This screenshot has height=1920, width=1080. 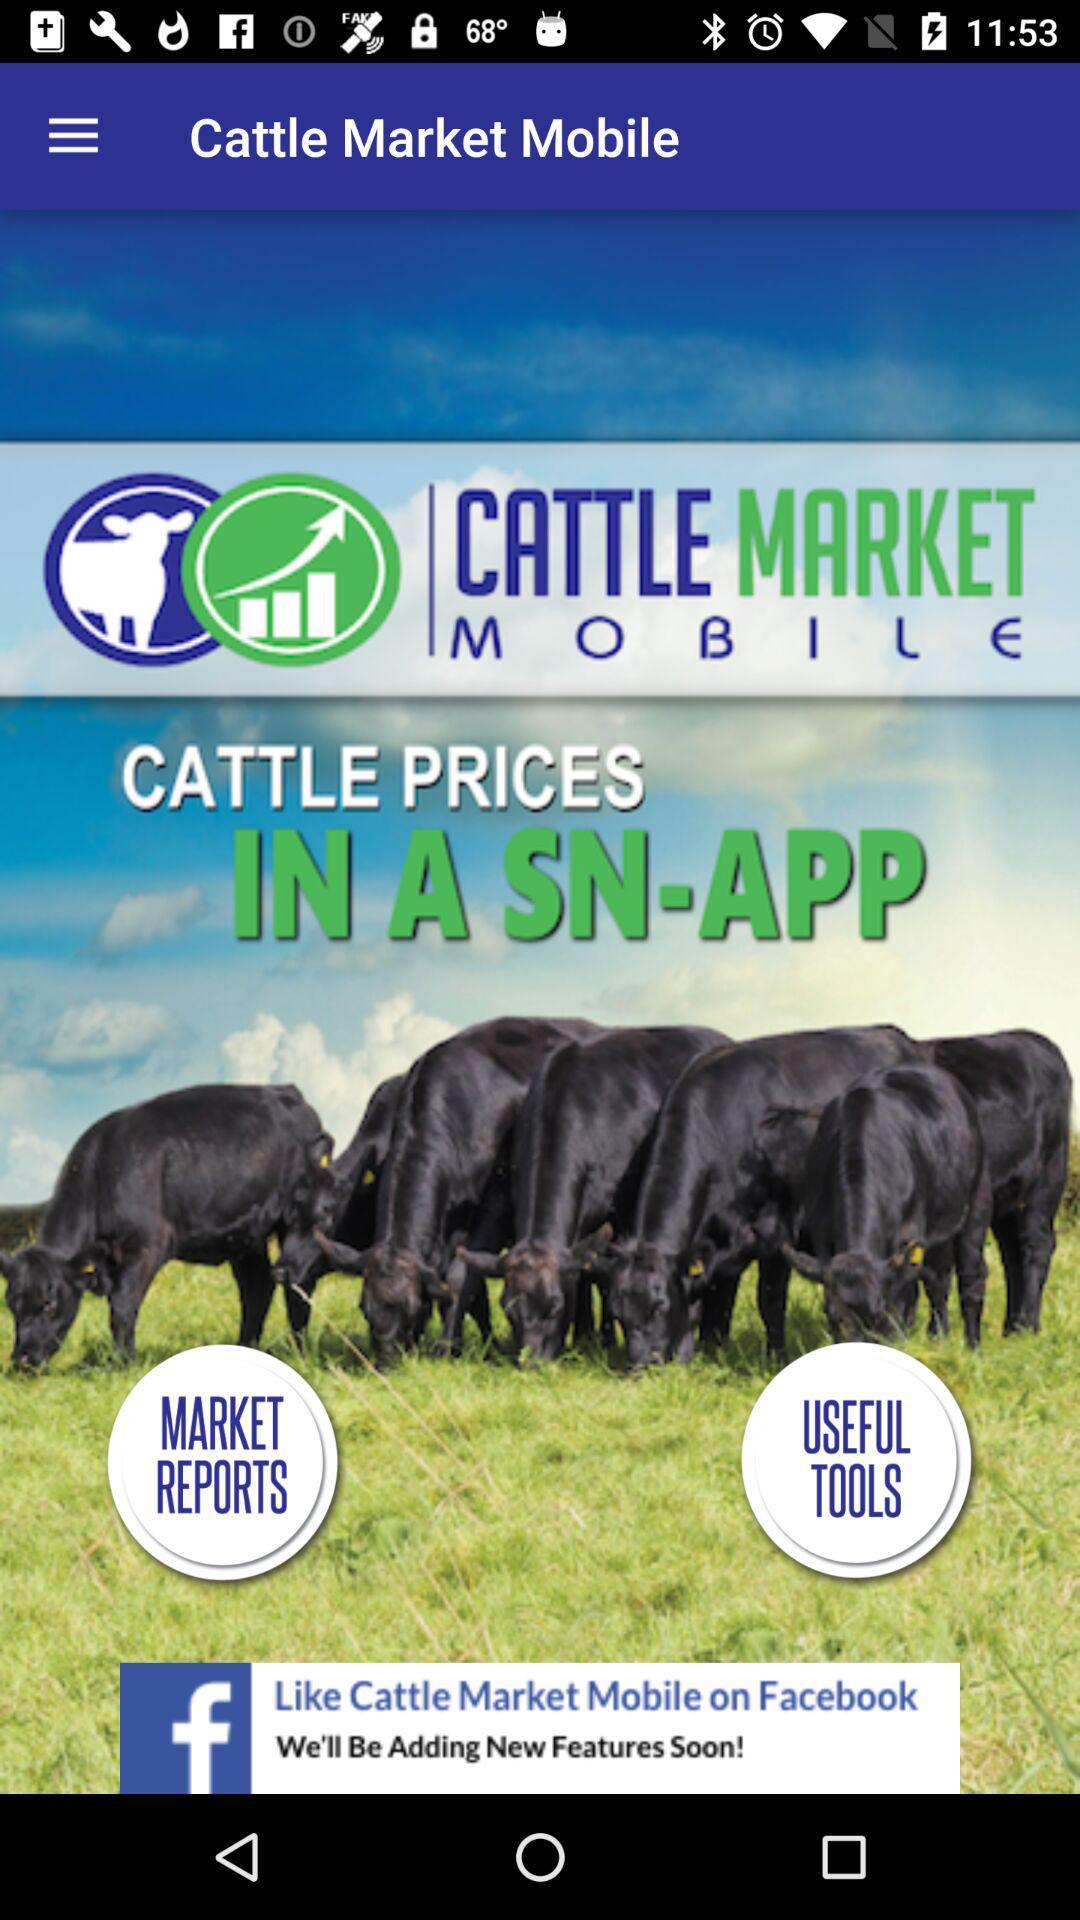 What do you see at coordinates (540, 1727) in the screenshot?
I see `advertising` at bounding box center [540, 1727].